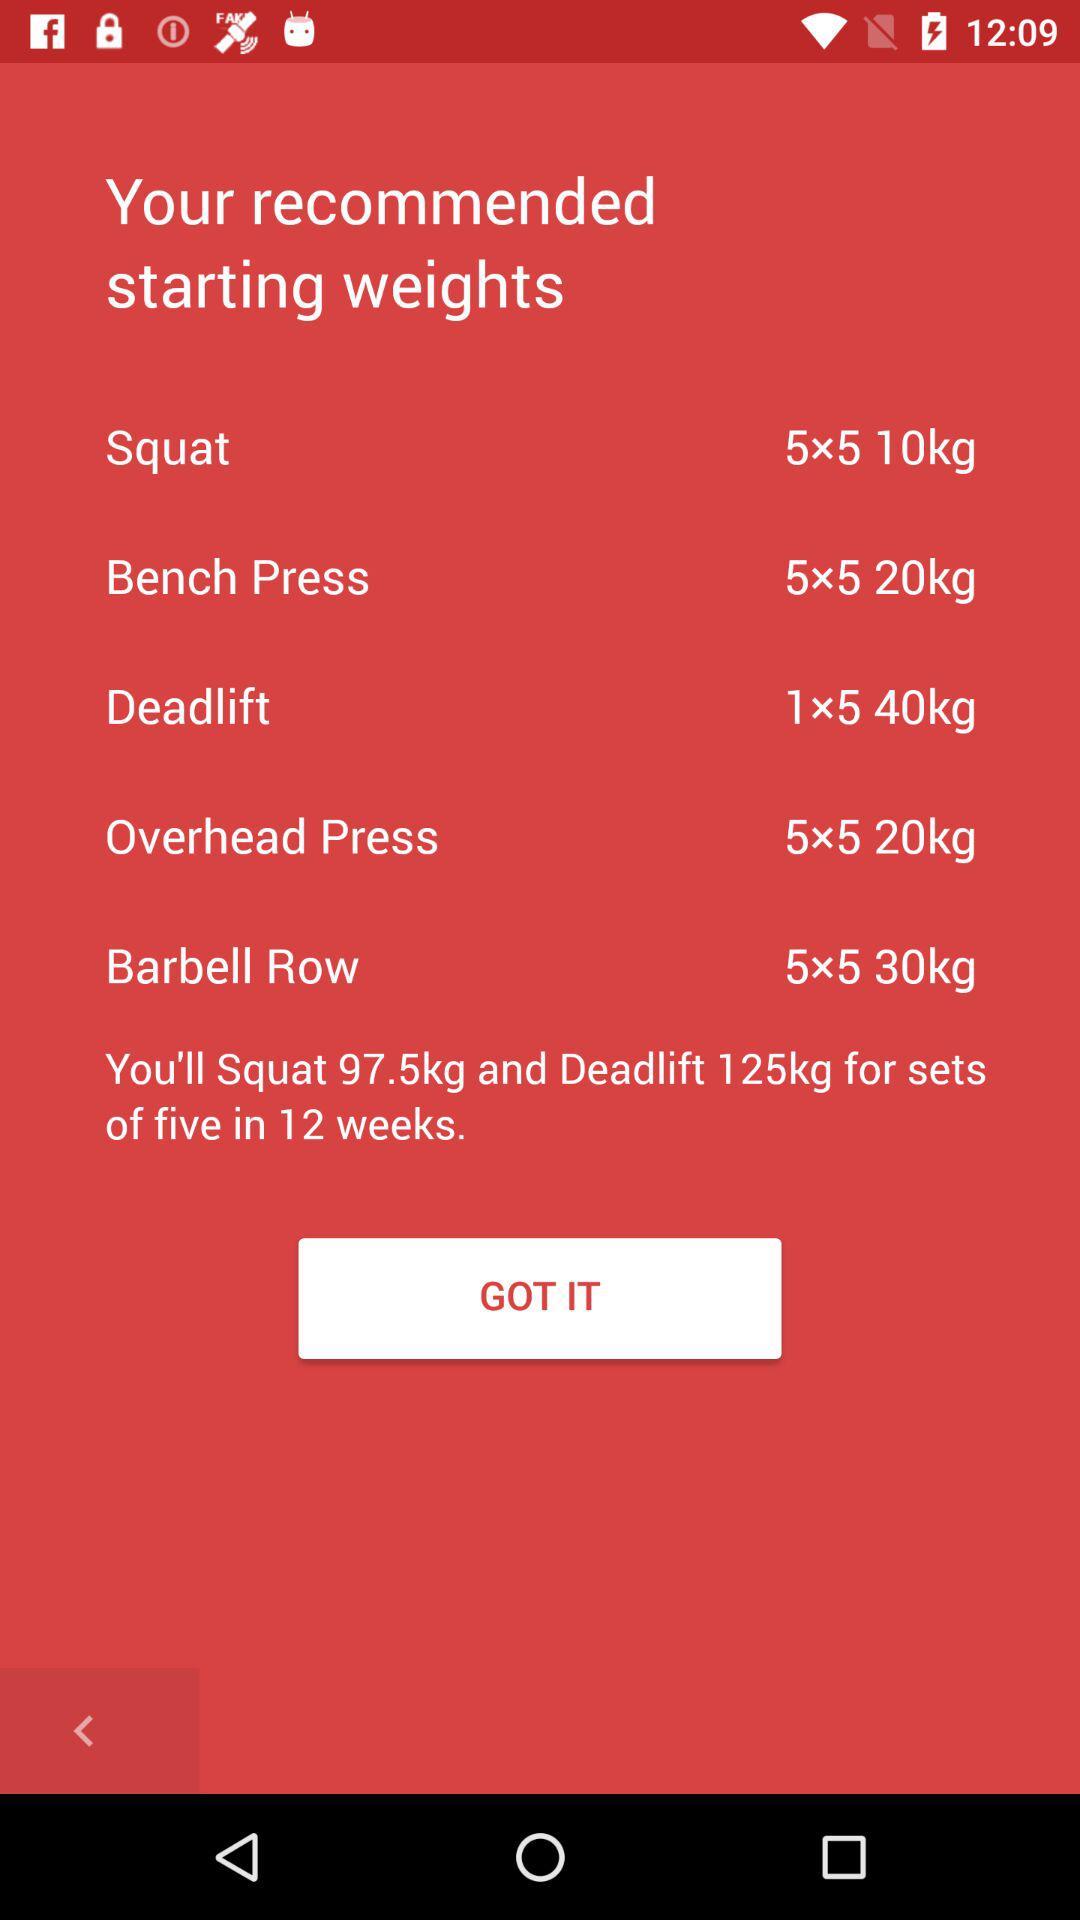  I want to click on item below the you ll squat item, so click(540, 1298).